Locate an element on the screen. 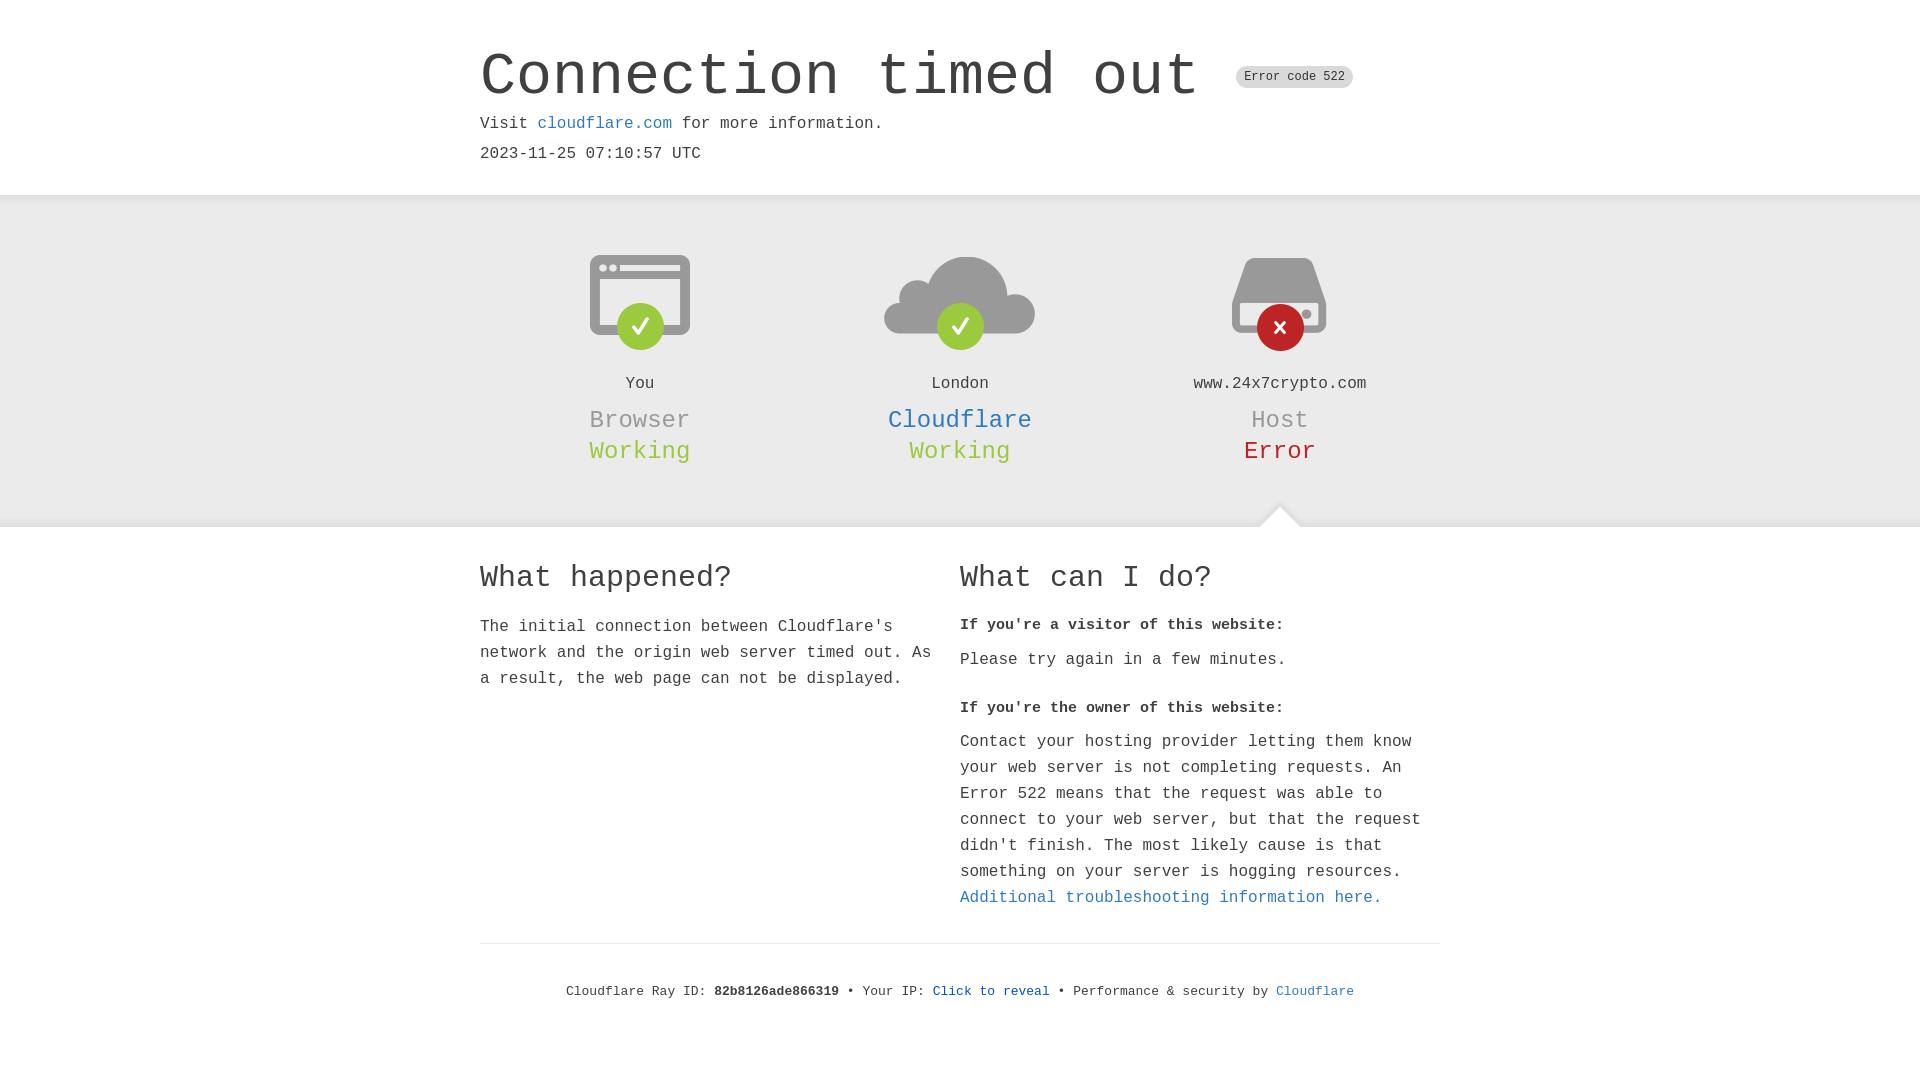  'cloudflare.com' is located at coordinates (537, 123).